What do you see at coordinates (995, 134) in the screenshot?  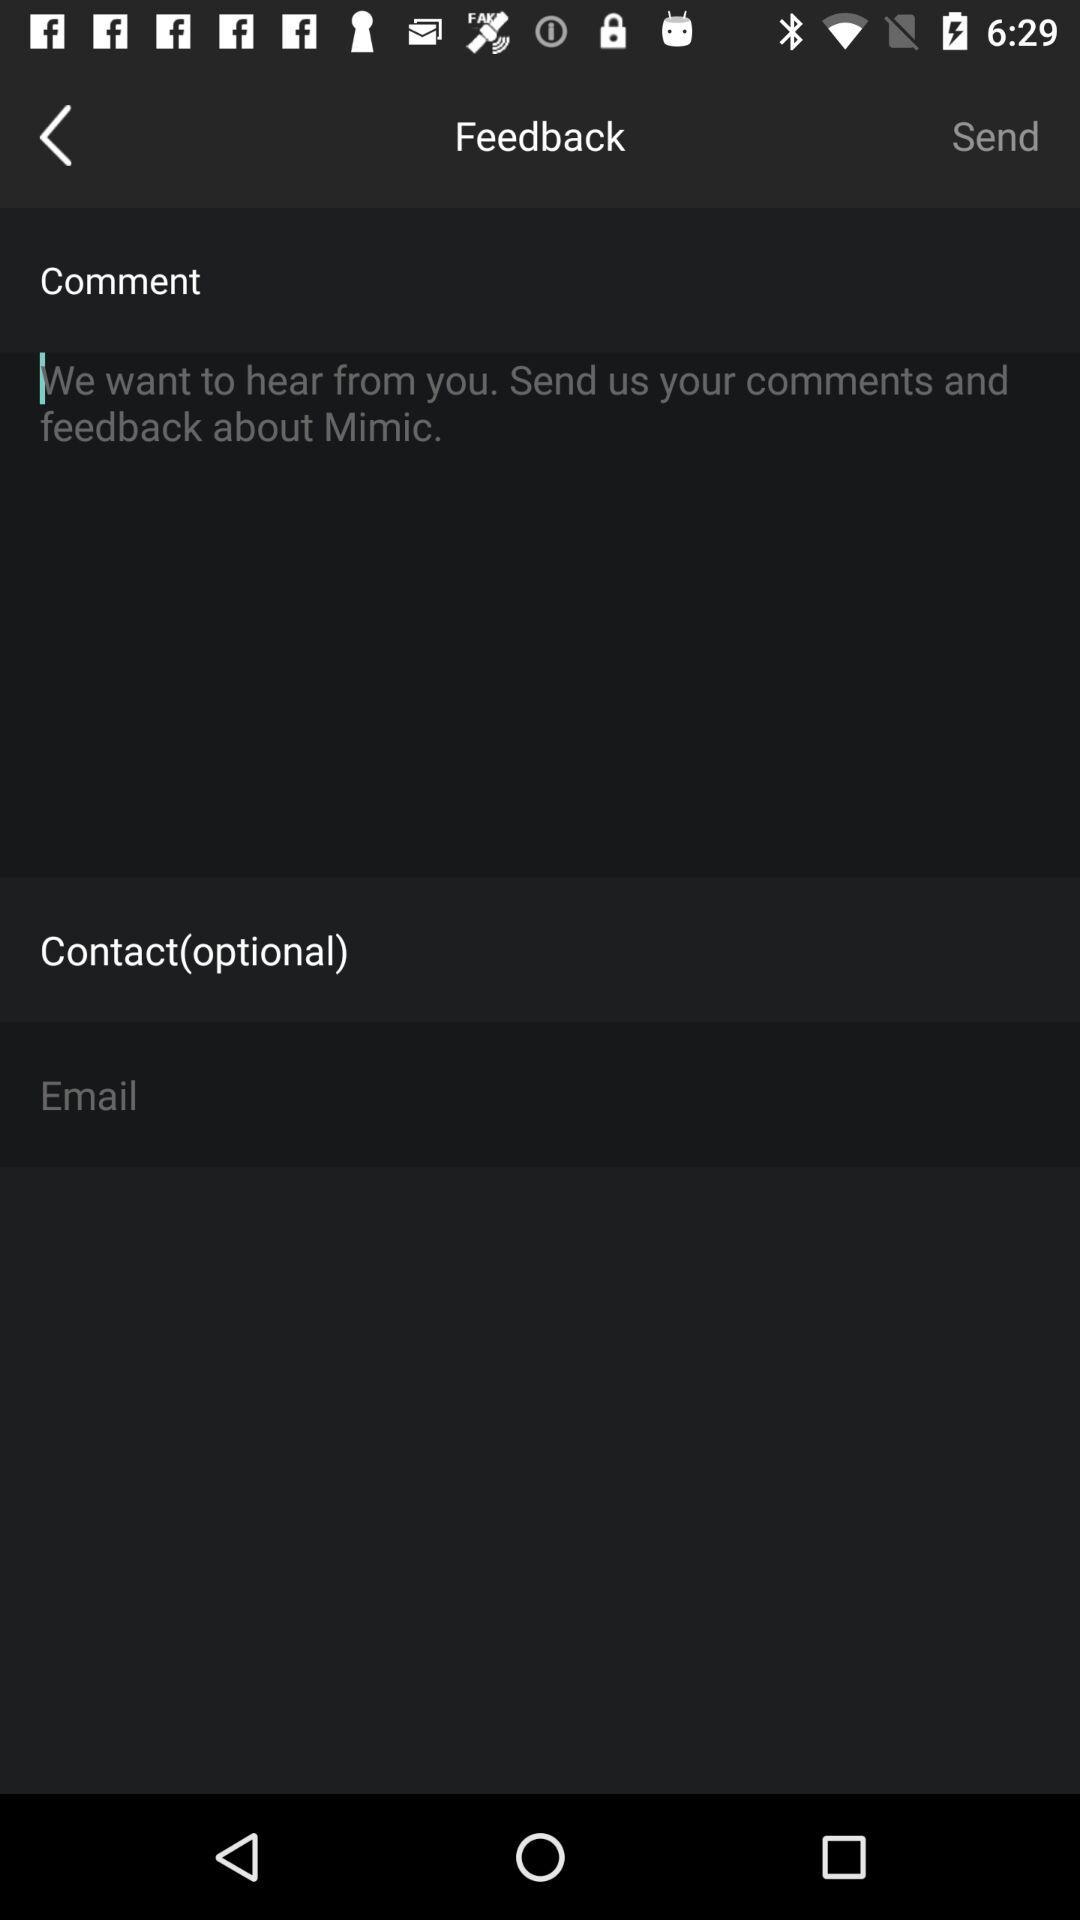 I see `the item above comment item` at bounding box center [995, 134].